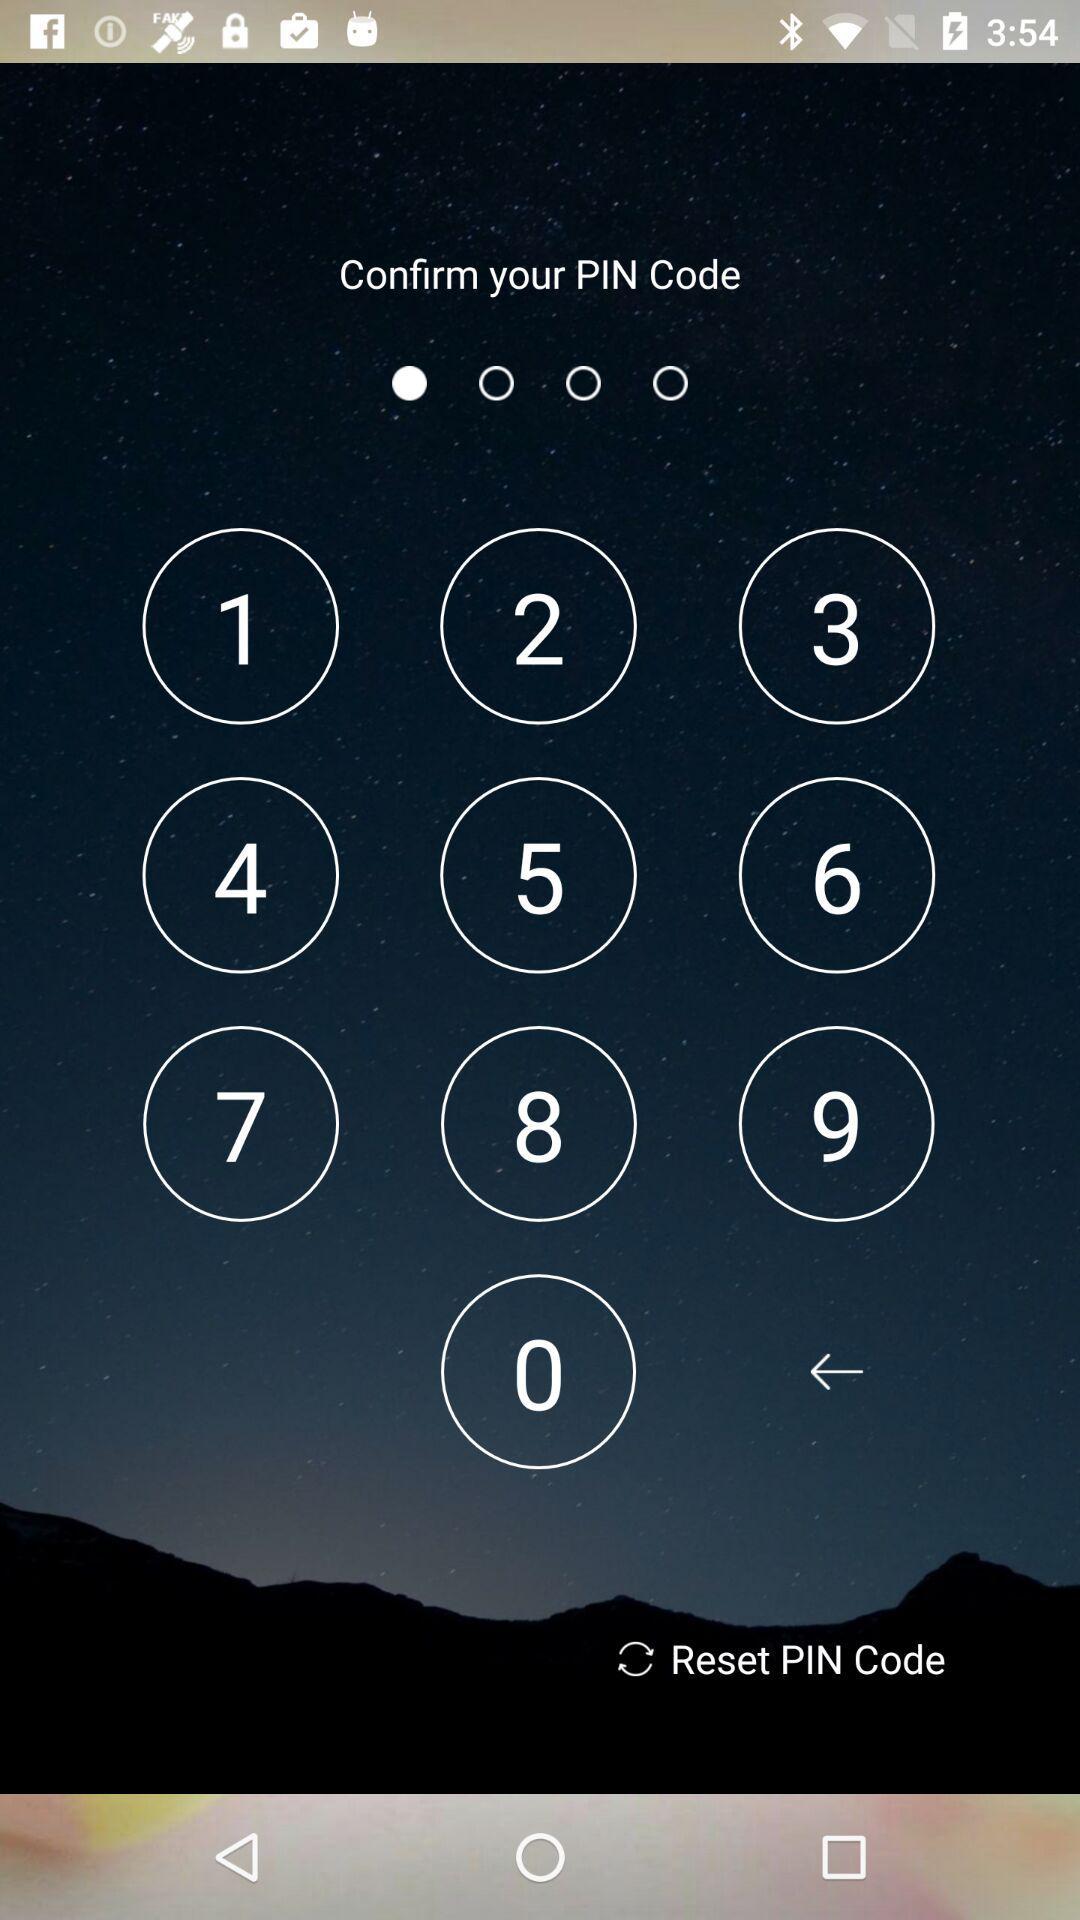 The image size is (1080, 1920). Describe the element at coordinates (537, 875) in the screenshot. I see `the icon below 2` at that location.